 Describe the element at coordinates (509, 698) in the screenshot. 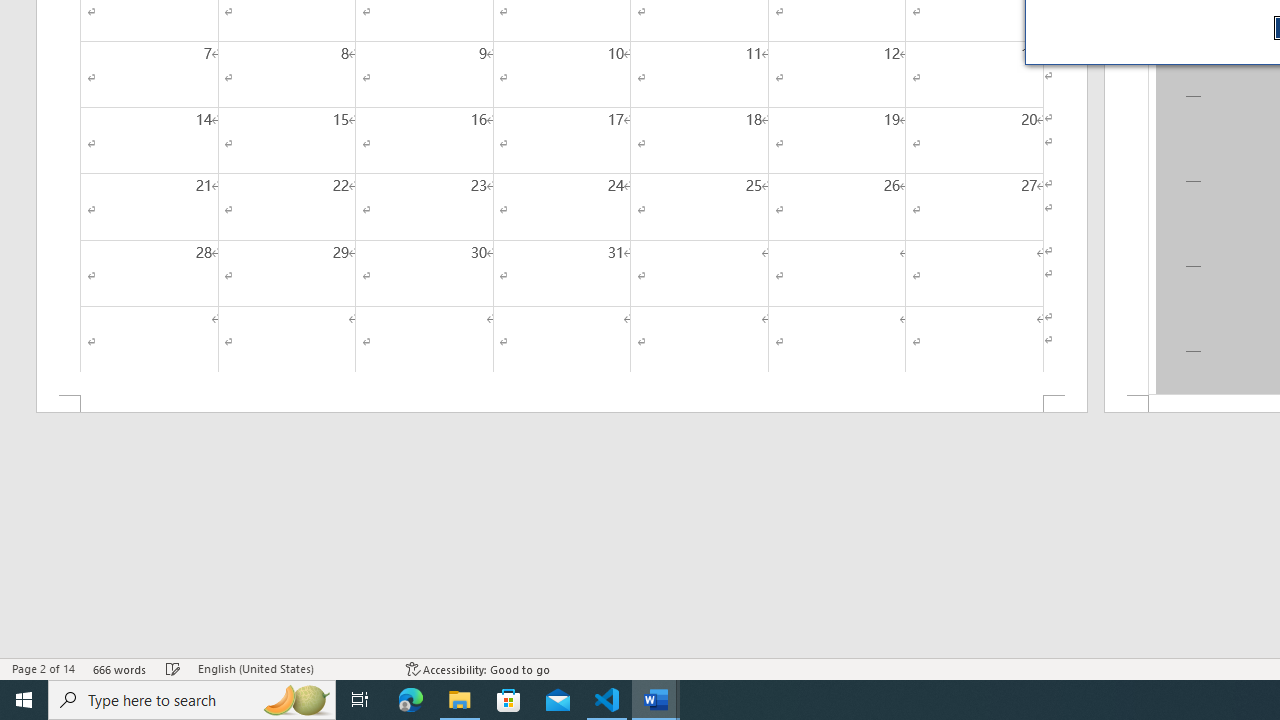

I see `'Microsoft Store'` at that location.